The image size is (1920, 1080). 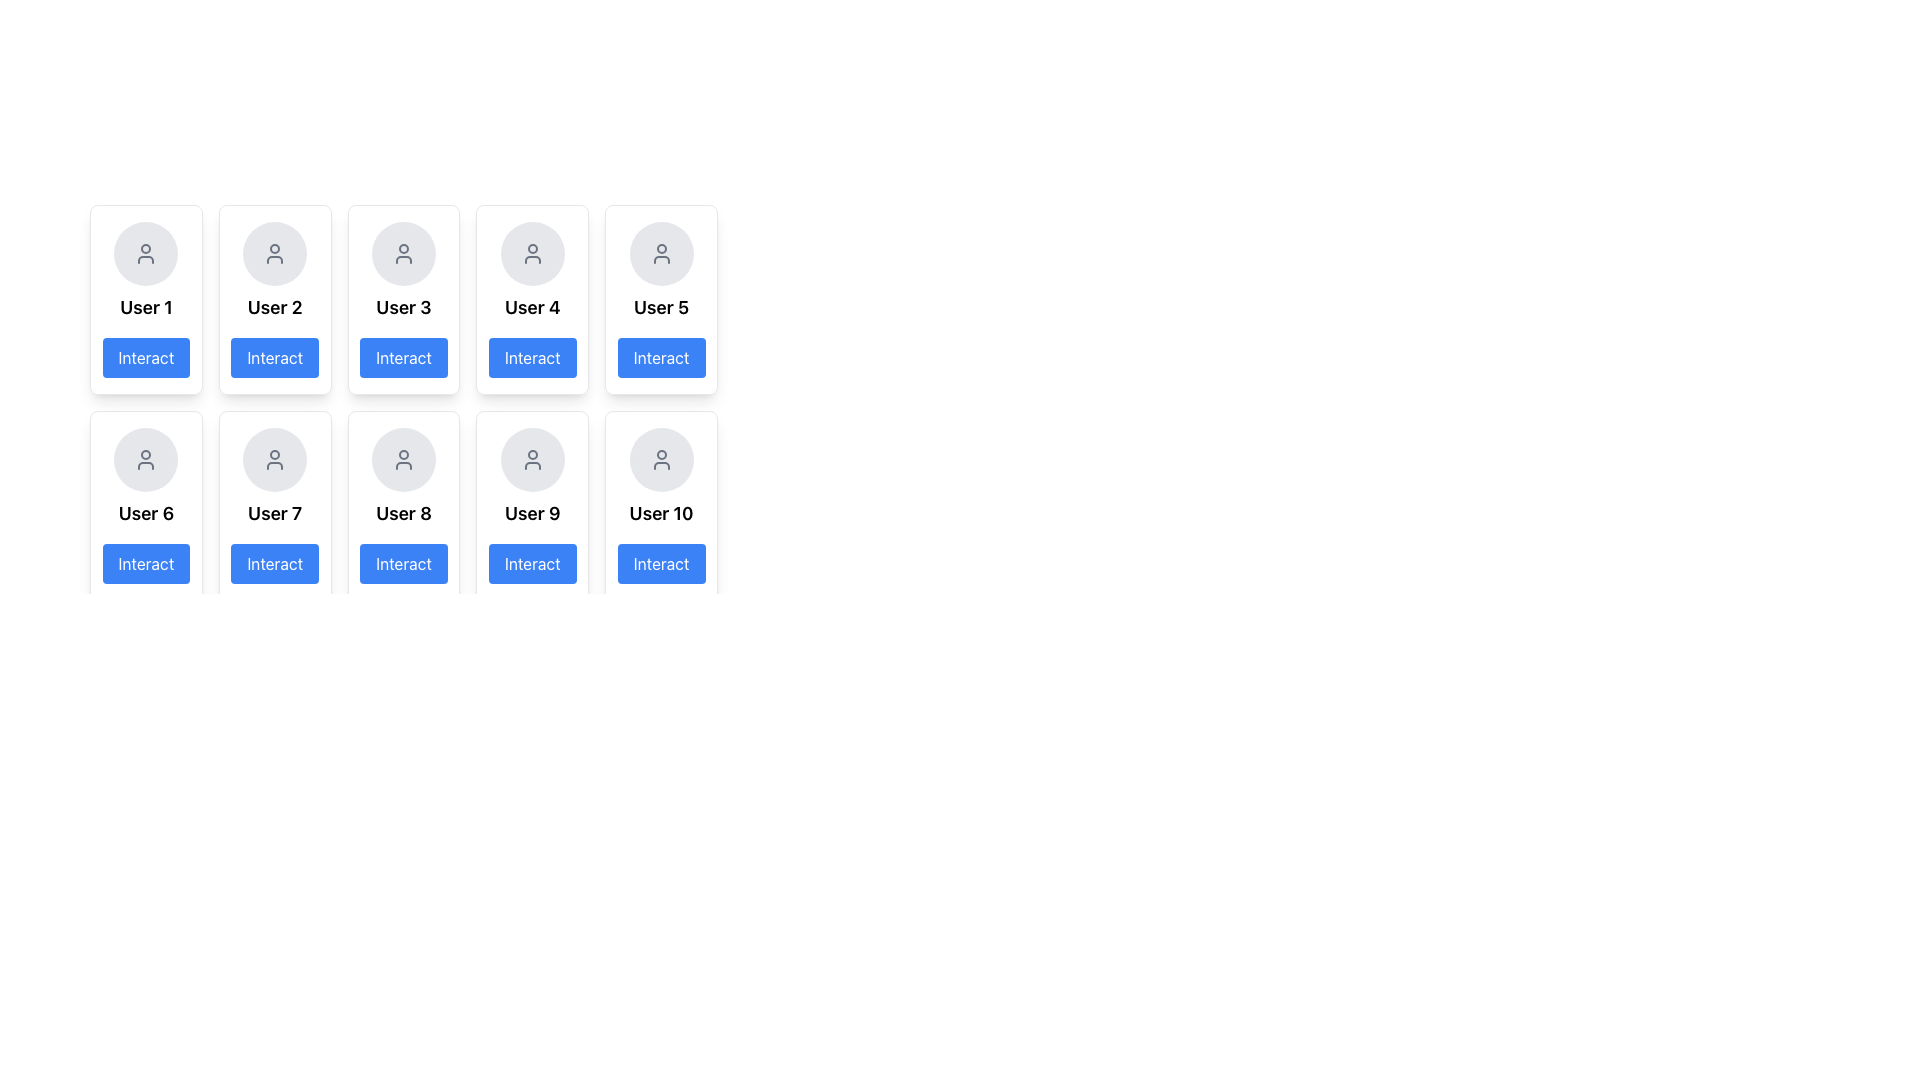 I want to click on the button located at the bottom center of the user card labeled 'User 3', so click(x=402, y=357).